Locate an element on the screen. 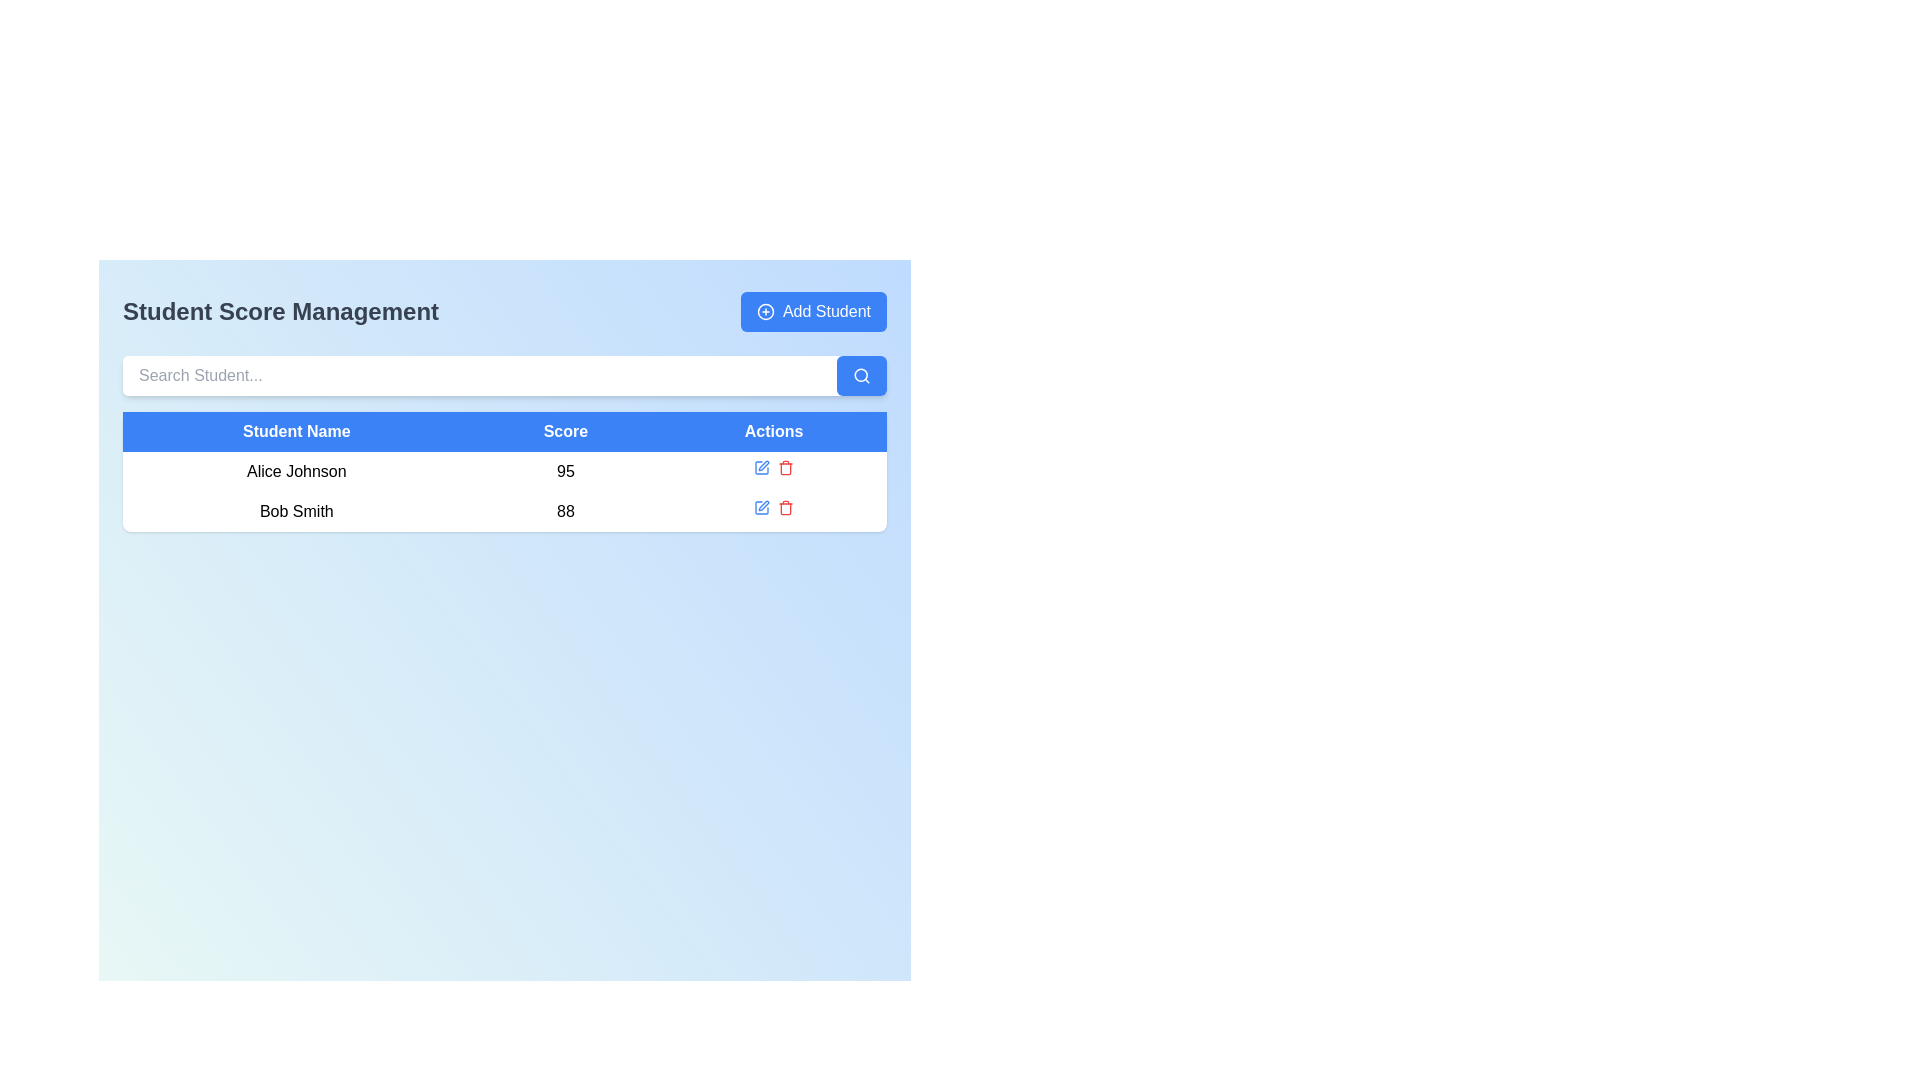 This screenshot has height=1080, width=1920. the blue editing icon/button located in the 'Actions' column for the student 'Alice Johnson' to initiate the edit action is located at coordinates (761, 467).